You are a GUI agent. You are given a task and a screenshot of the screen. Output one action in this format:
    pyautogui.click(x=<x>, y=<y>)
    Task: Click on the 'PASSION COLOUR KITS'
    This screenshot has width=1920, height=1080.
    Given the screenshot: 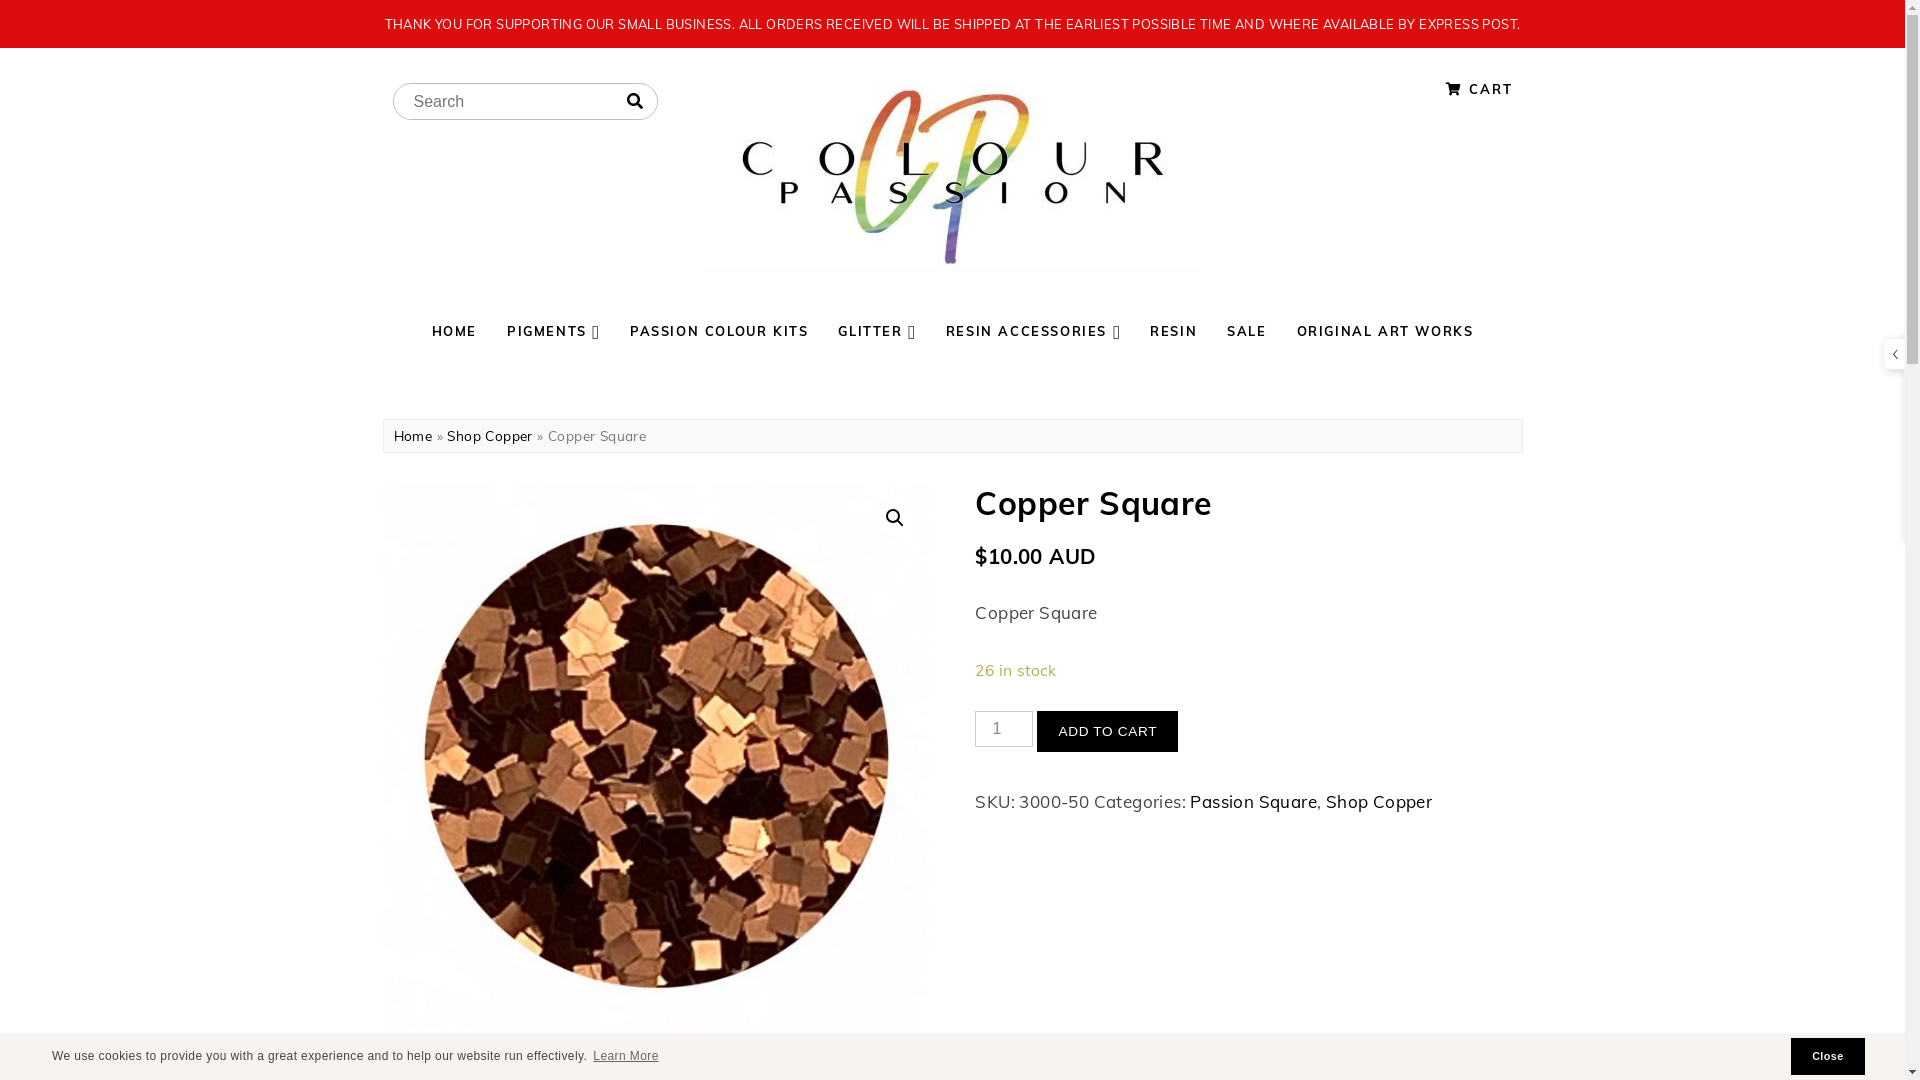 What is the action you would take?
    pyautogui.click(x=613, y=330)
    